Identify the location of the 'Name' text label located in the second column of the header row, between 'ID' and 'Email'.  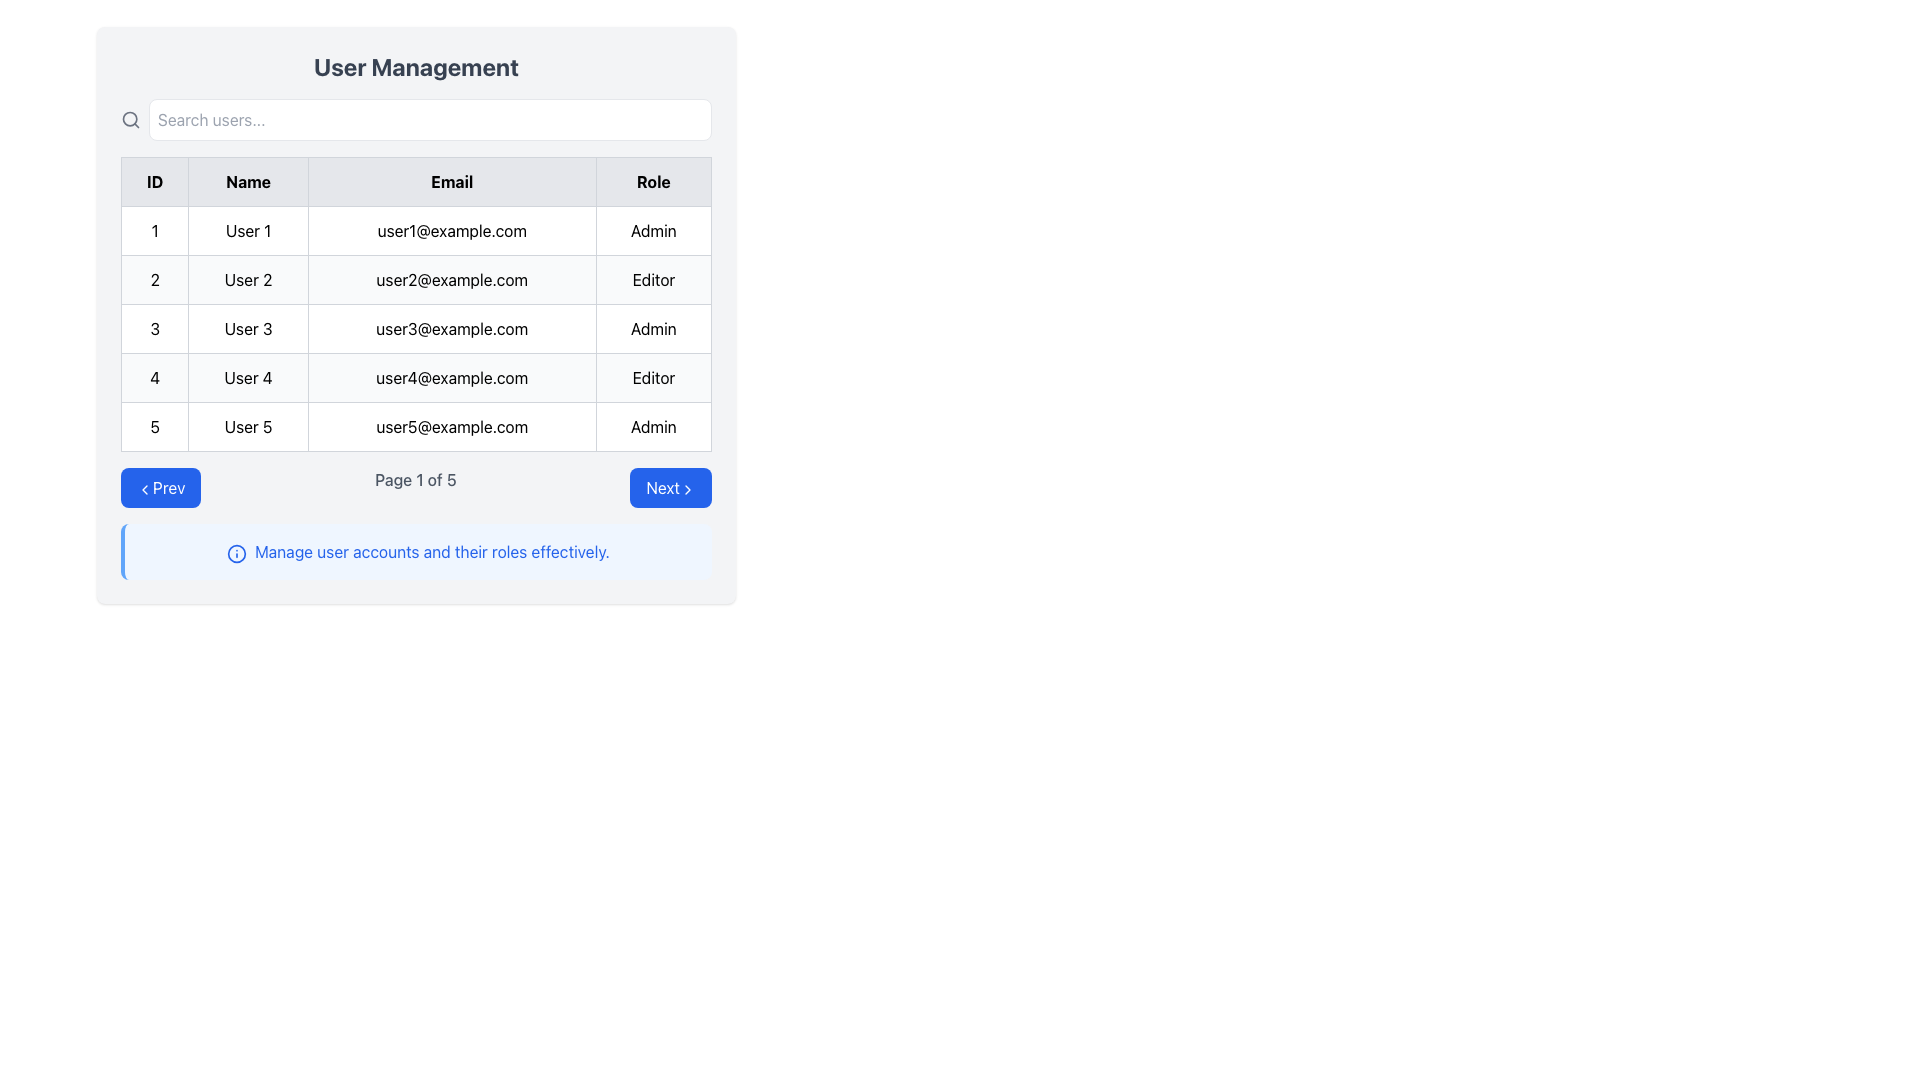
(247, 181).